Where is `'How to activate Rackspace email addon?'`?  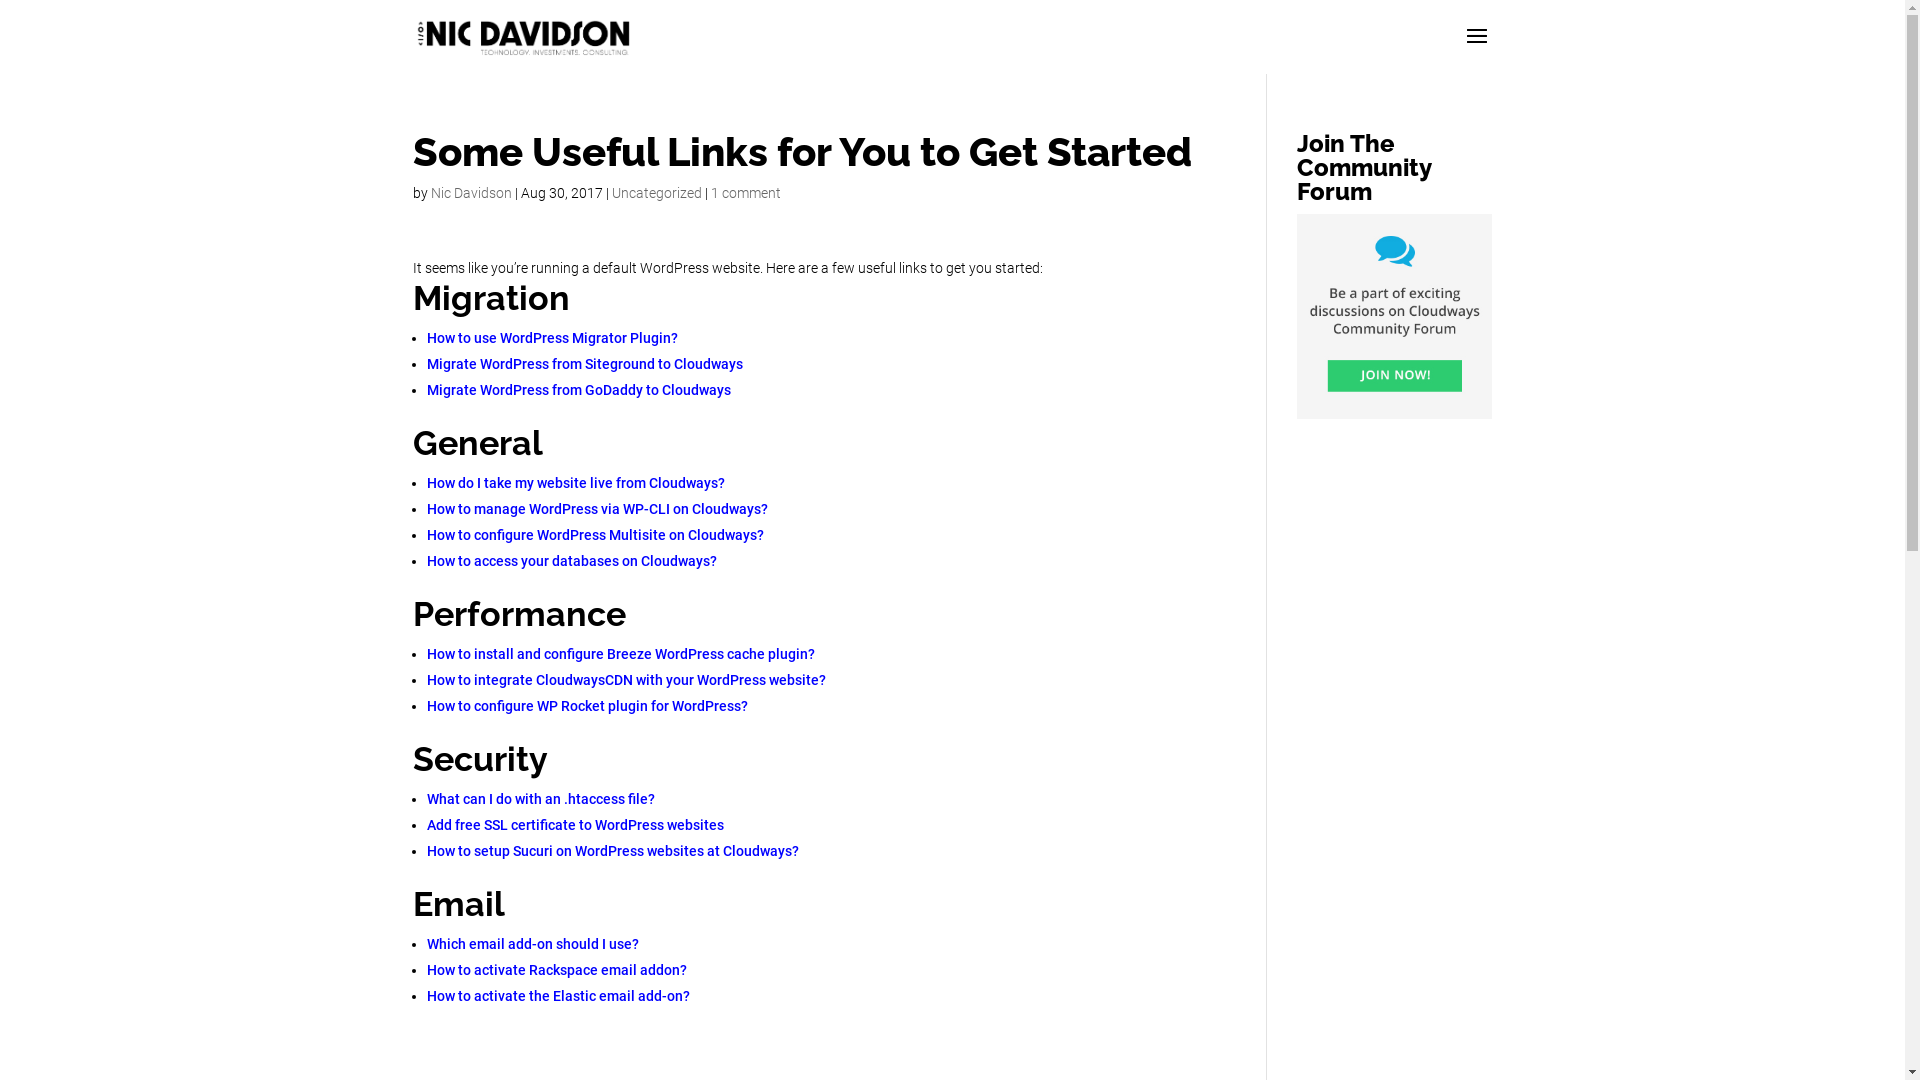 'How to activate Rackspace email addon?' is located at coordinates (556, 968).